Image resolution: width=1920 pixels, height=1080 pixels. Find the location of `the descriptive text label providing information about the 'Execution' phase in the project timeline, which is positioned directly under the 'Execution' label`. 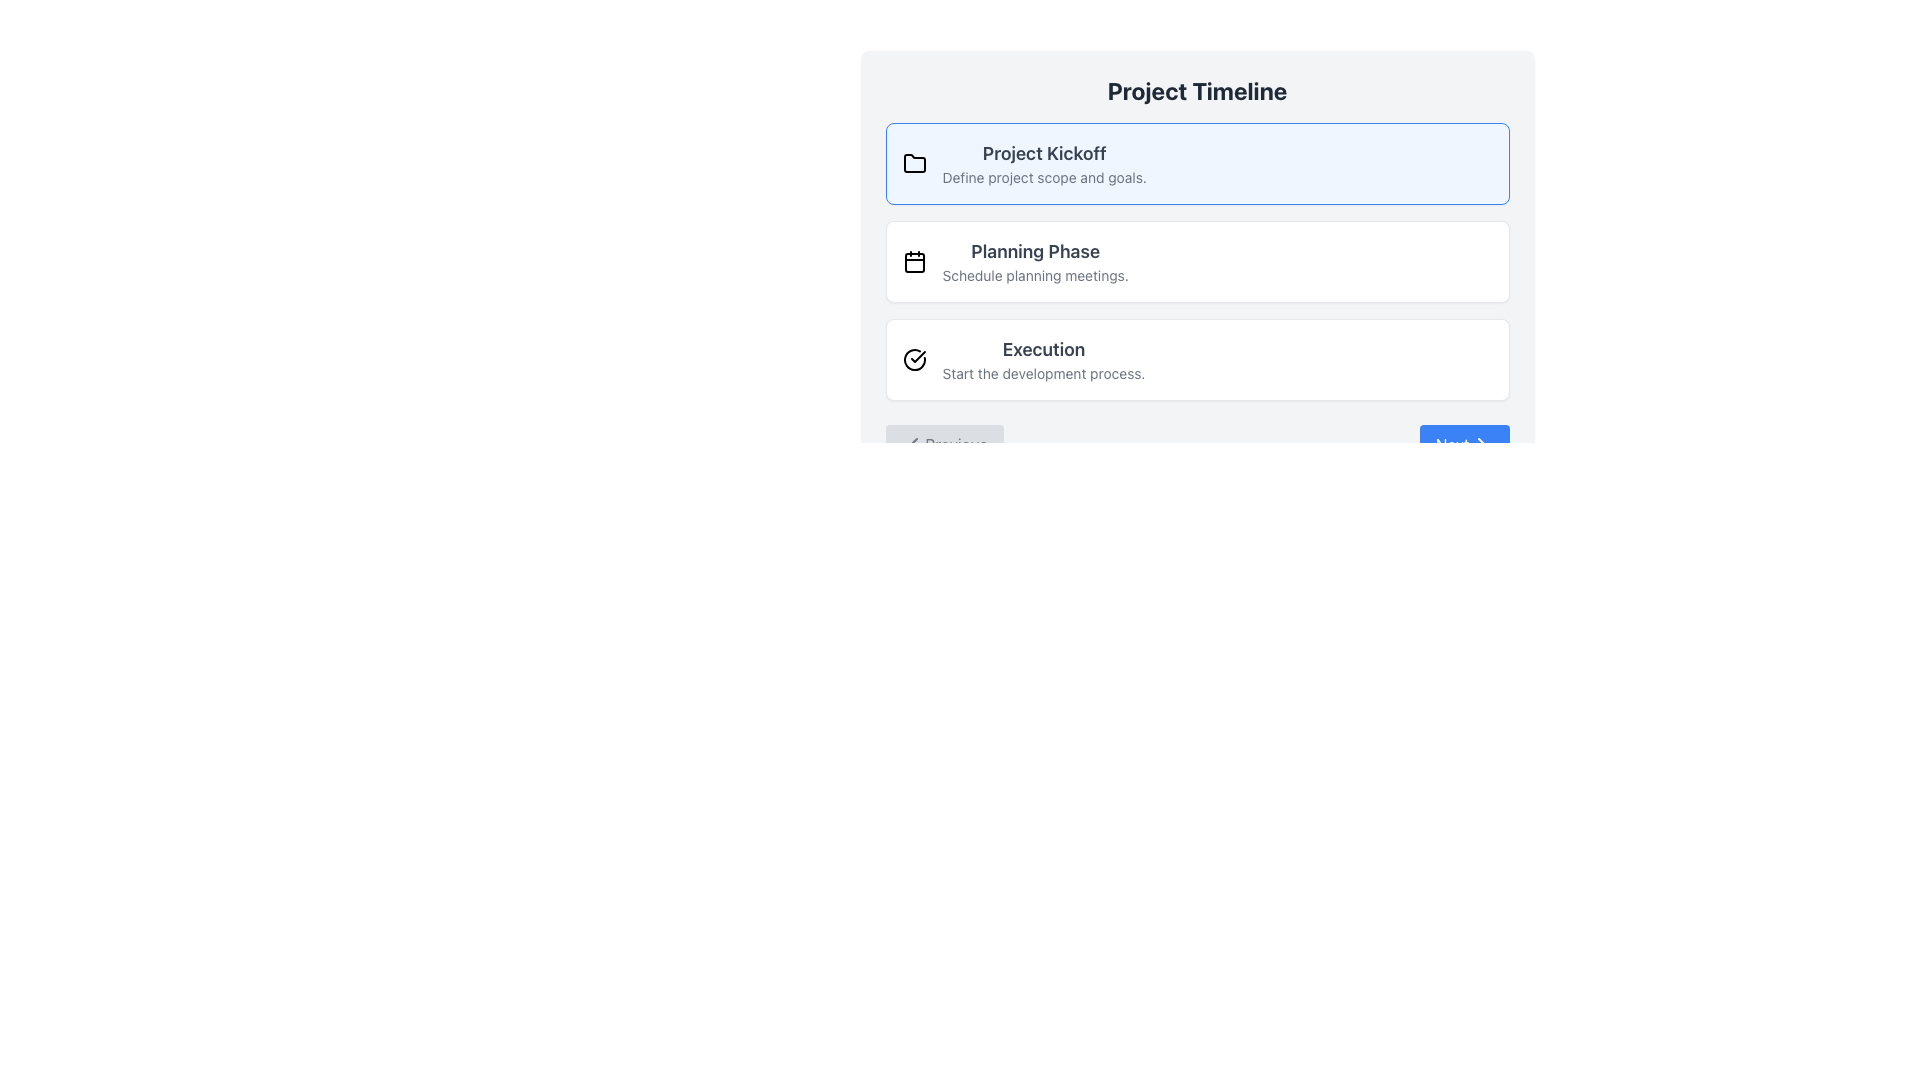

the descriptive text label providing information about the 'Execution' phase in the project timeline, which is positioned directly under the 'Execution' label is located at coordinates (1042, 374).